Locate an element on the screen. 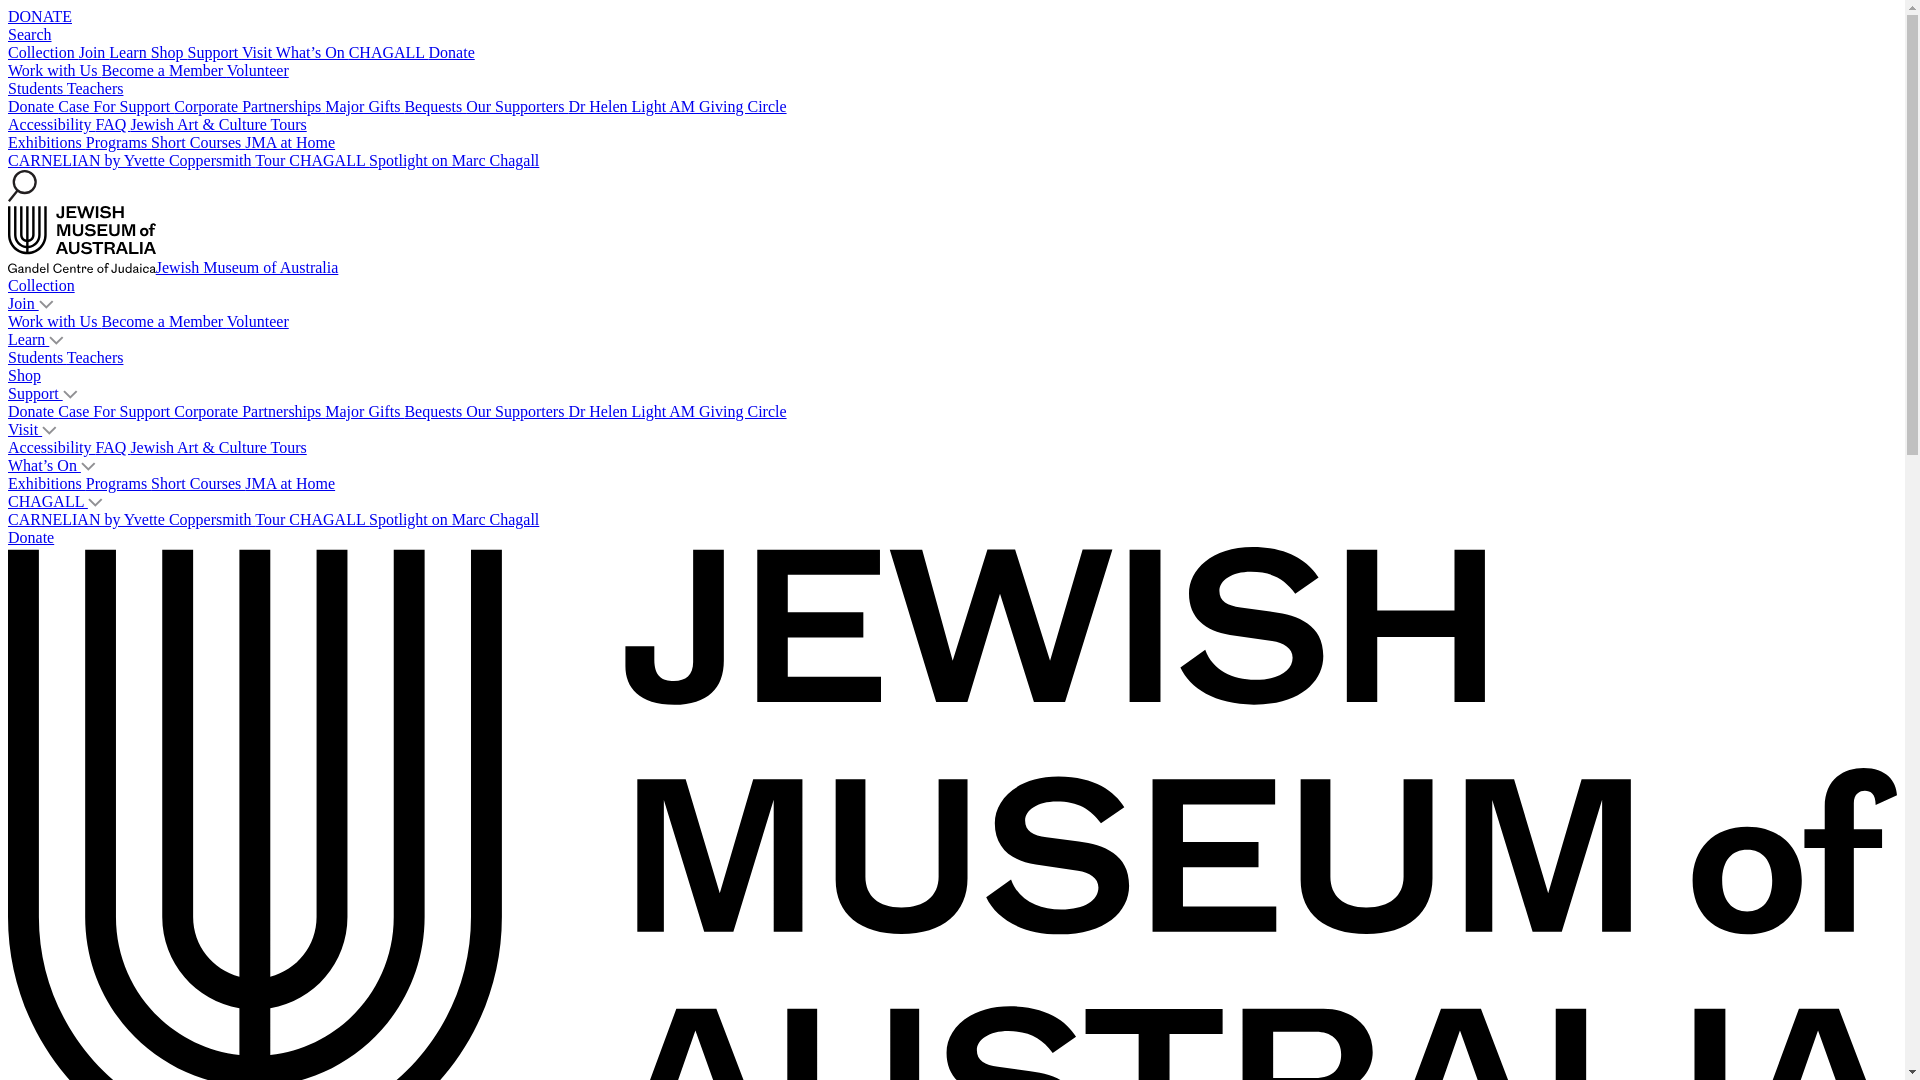 The height and width of the screenshot is (1080, 1920). 'Shop' is located at coordinates (8, 375).